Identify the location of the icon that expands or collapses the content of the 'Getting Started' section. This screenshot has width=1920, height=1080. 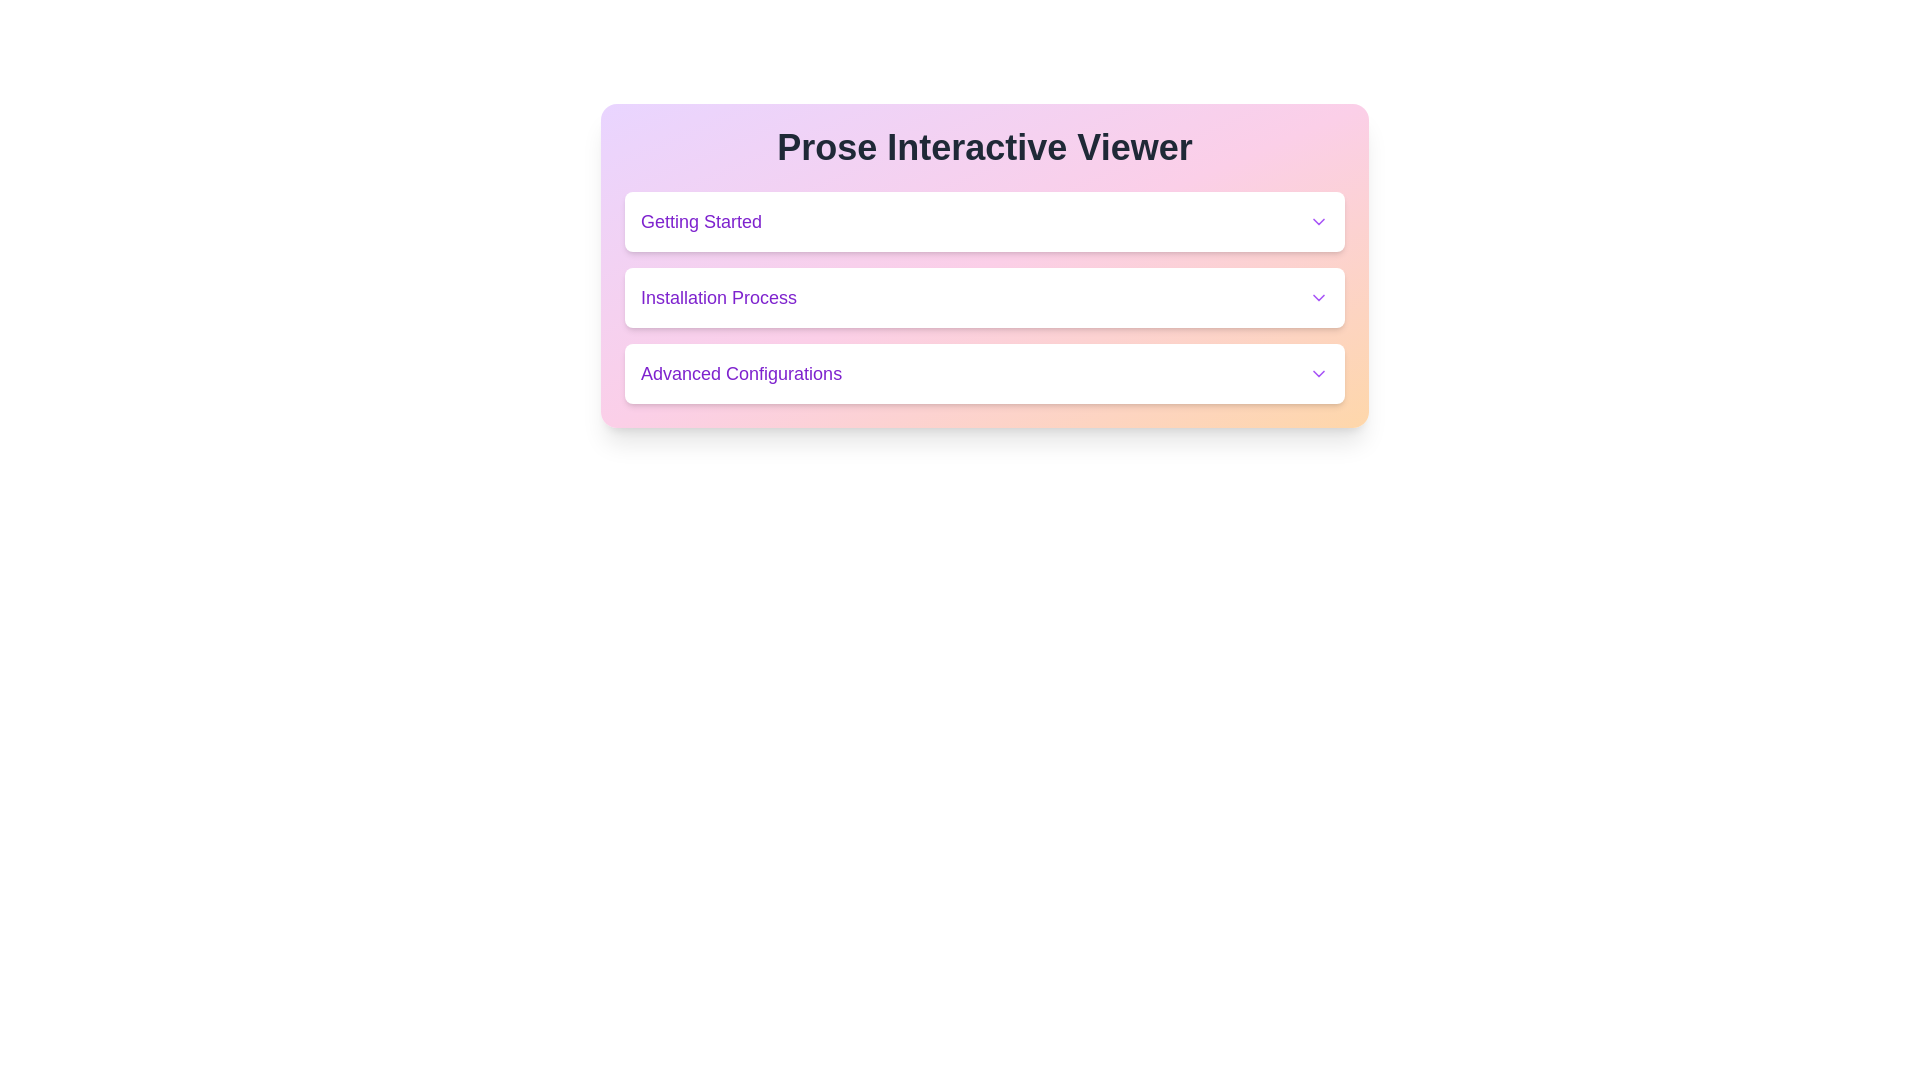
(1319, 222).